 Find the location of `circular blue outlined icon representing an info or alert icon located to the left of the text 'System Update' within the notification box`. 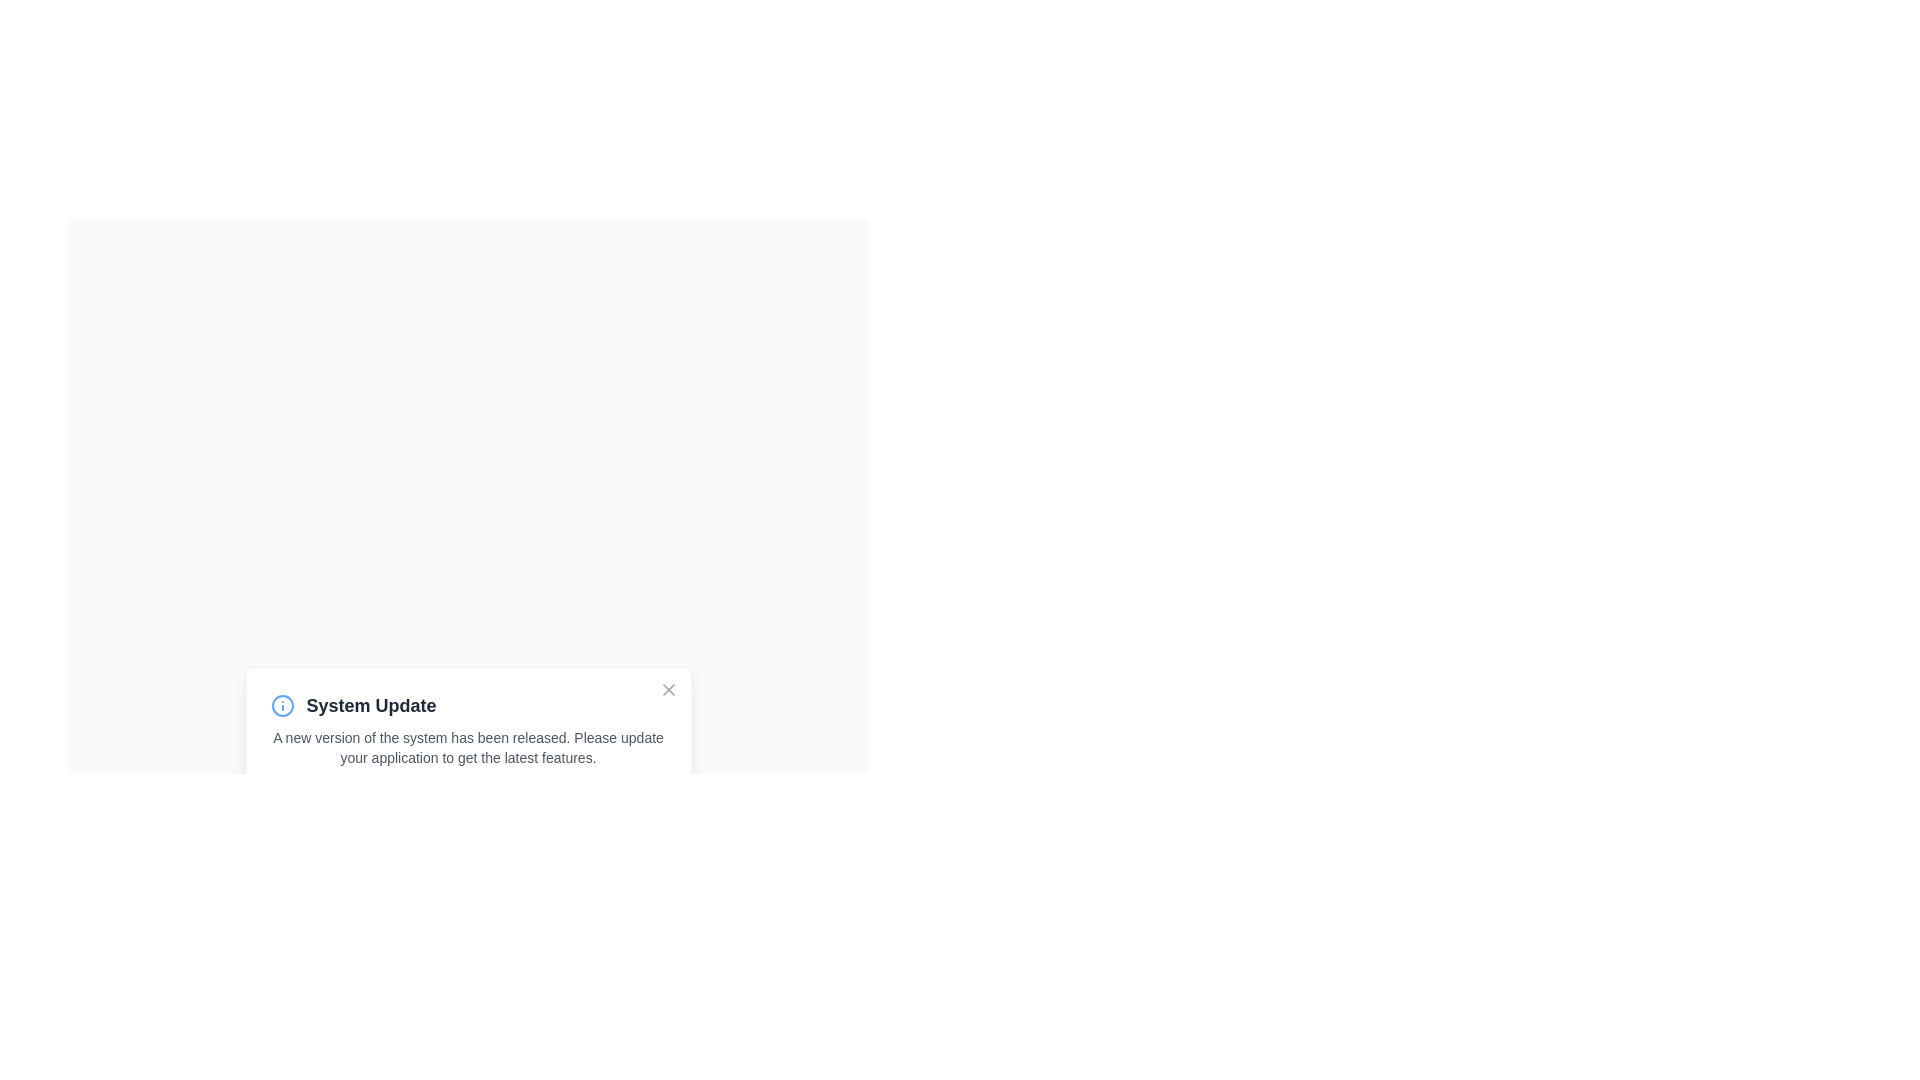

circular blue outlined icon representing an info or alert icon located to the left of the text 'System Update' within the notification box is located at coordinates (281, 704).